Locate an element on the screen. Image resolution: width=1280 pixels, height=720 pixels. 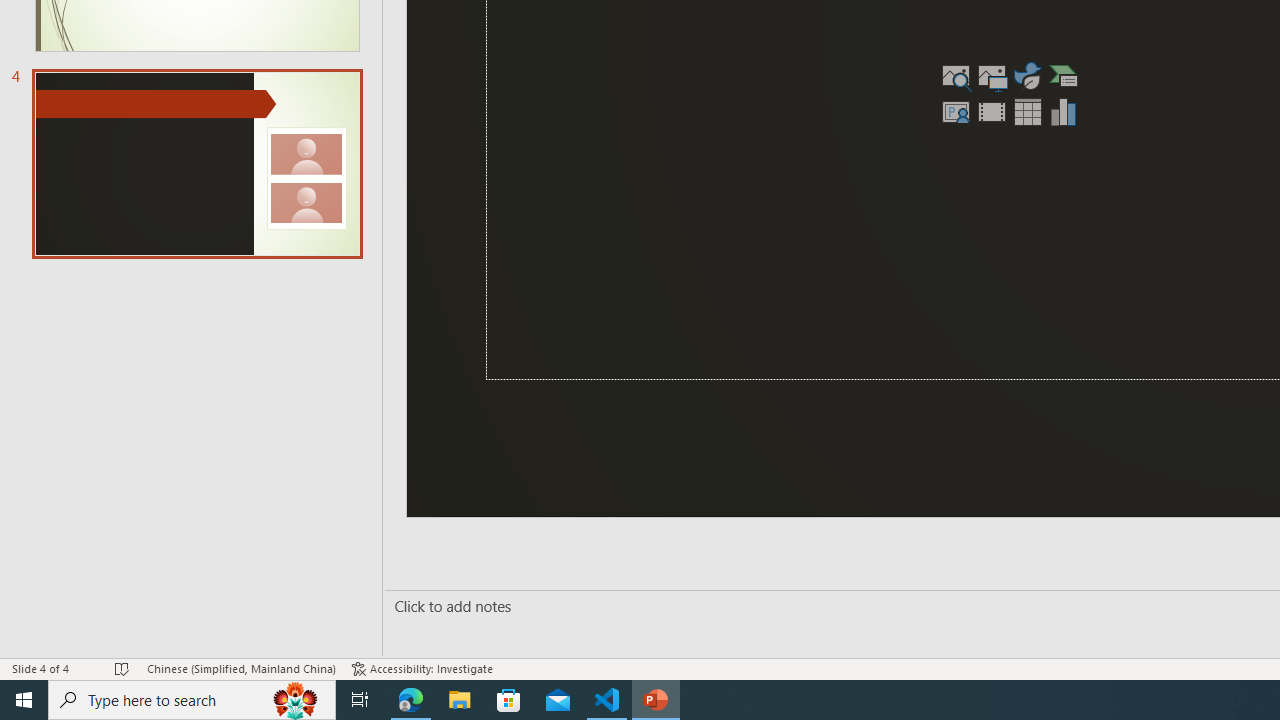
'Insert a SmartArt Graphic' is located at coordinates (1063, 74).